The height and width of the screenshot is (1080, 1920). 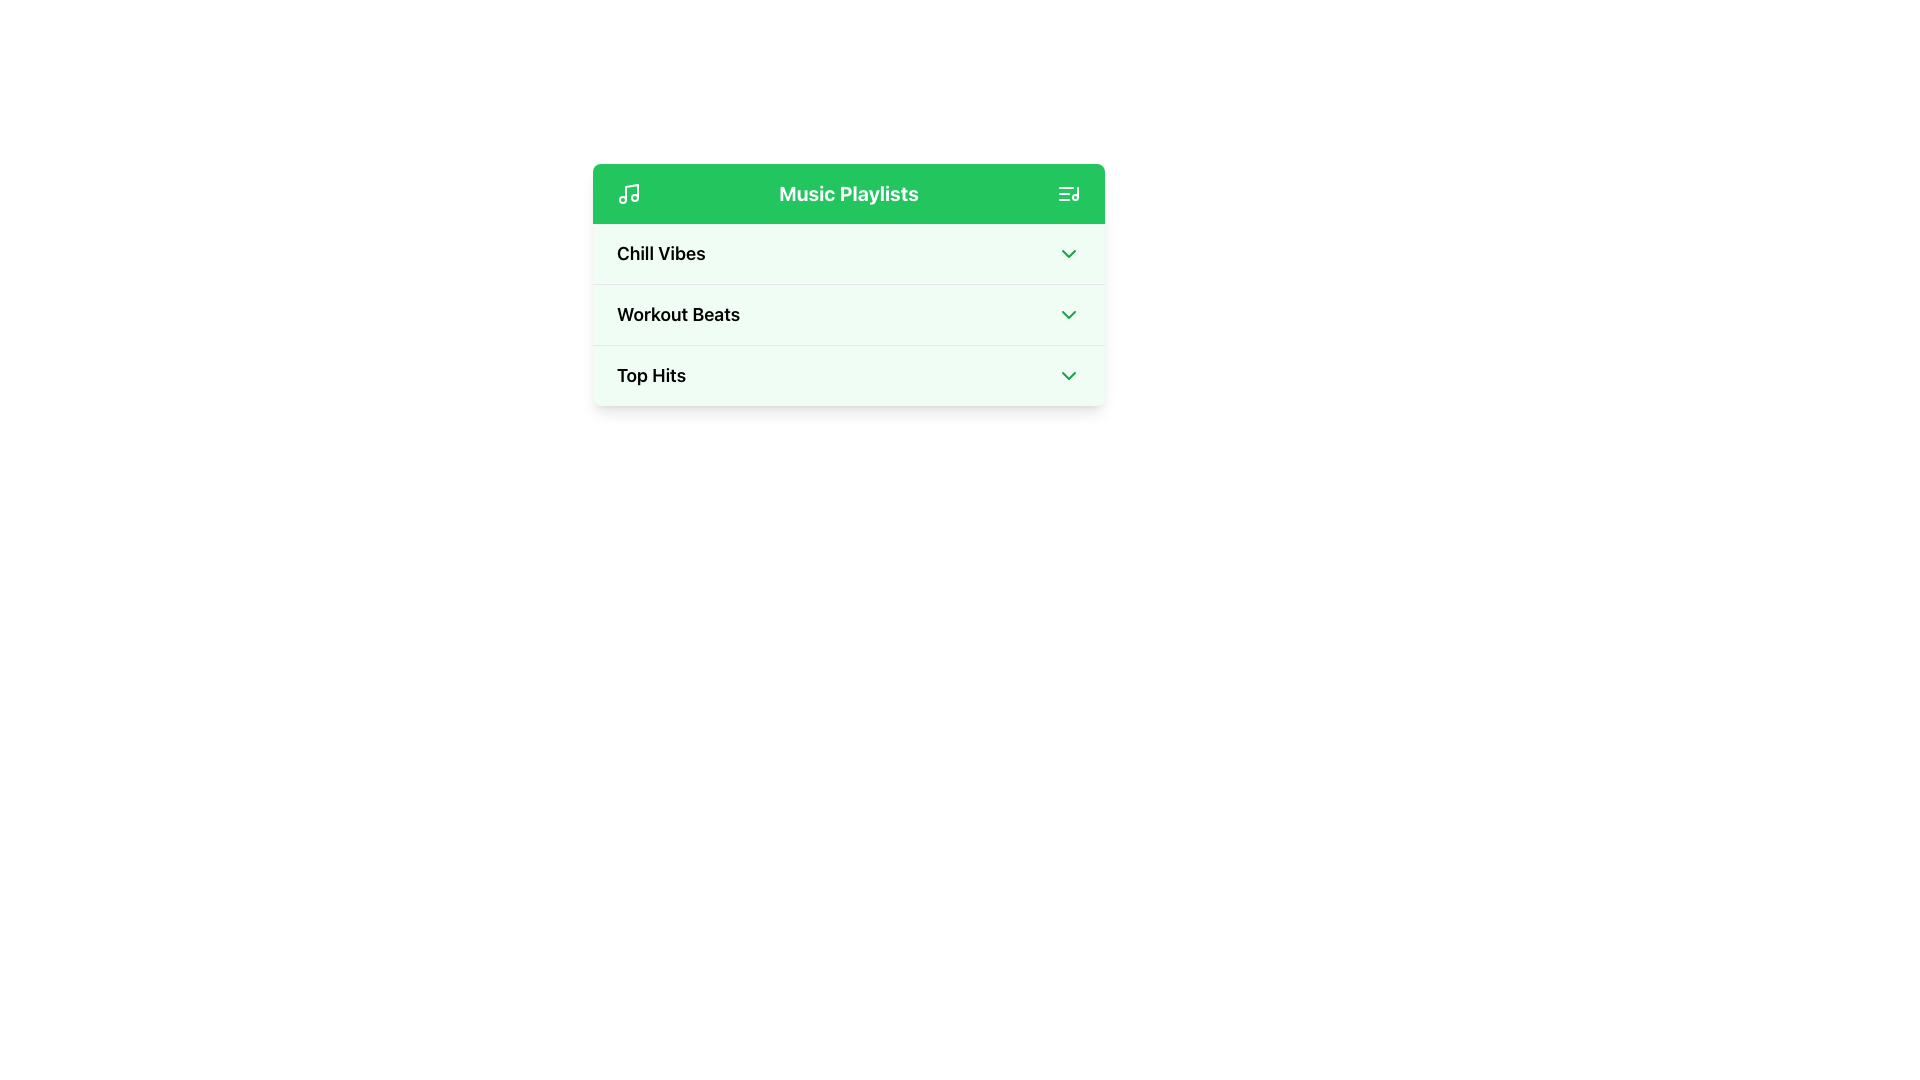 I want to click on the musical note icon, which is styled in a minimalist design and located on the left edge of the green header bar of the 'Music Playlists' section, before the text 'Music Playlists', so click(x=627, y=193).